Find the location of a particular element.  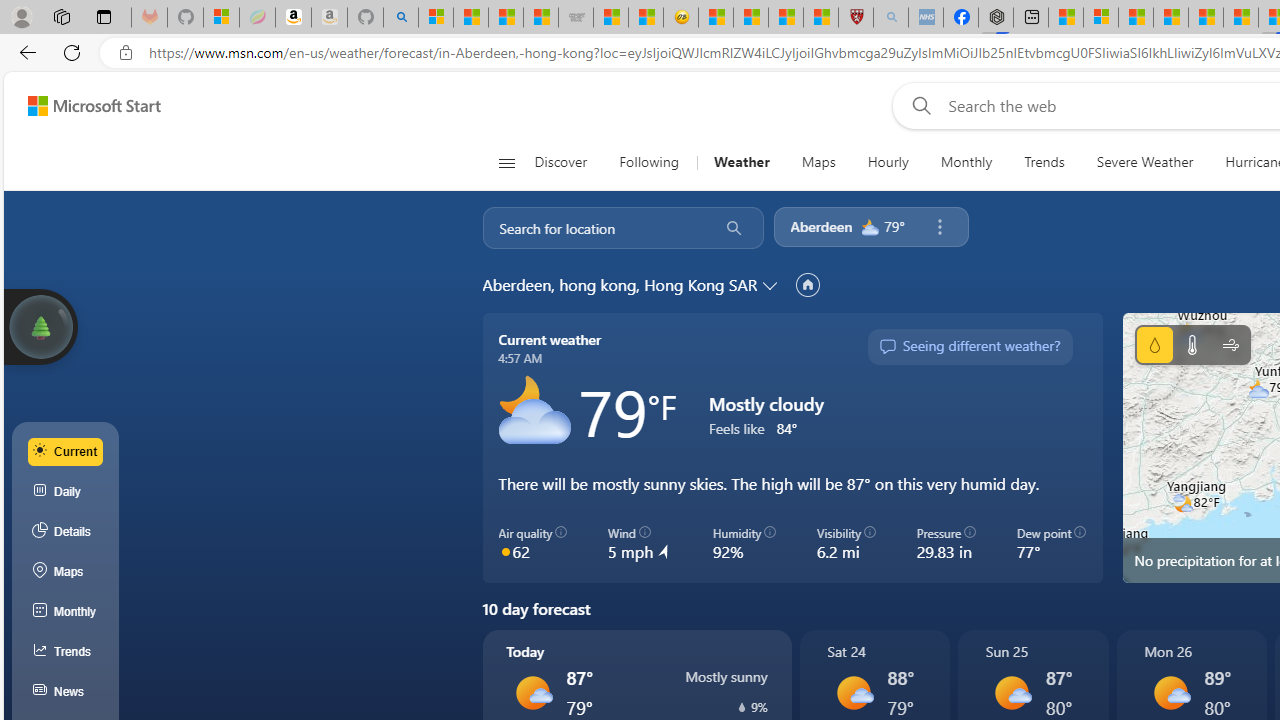

'Web search' is located at coordinates (916, 105).